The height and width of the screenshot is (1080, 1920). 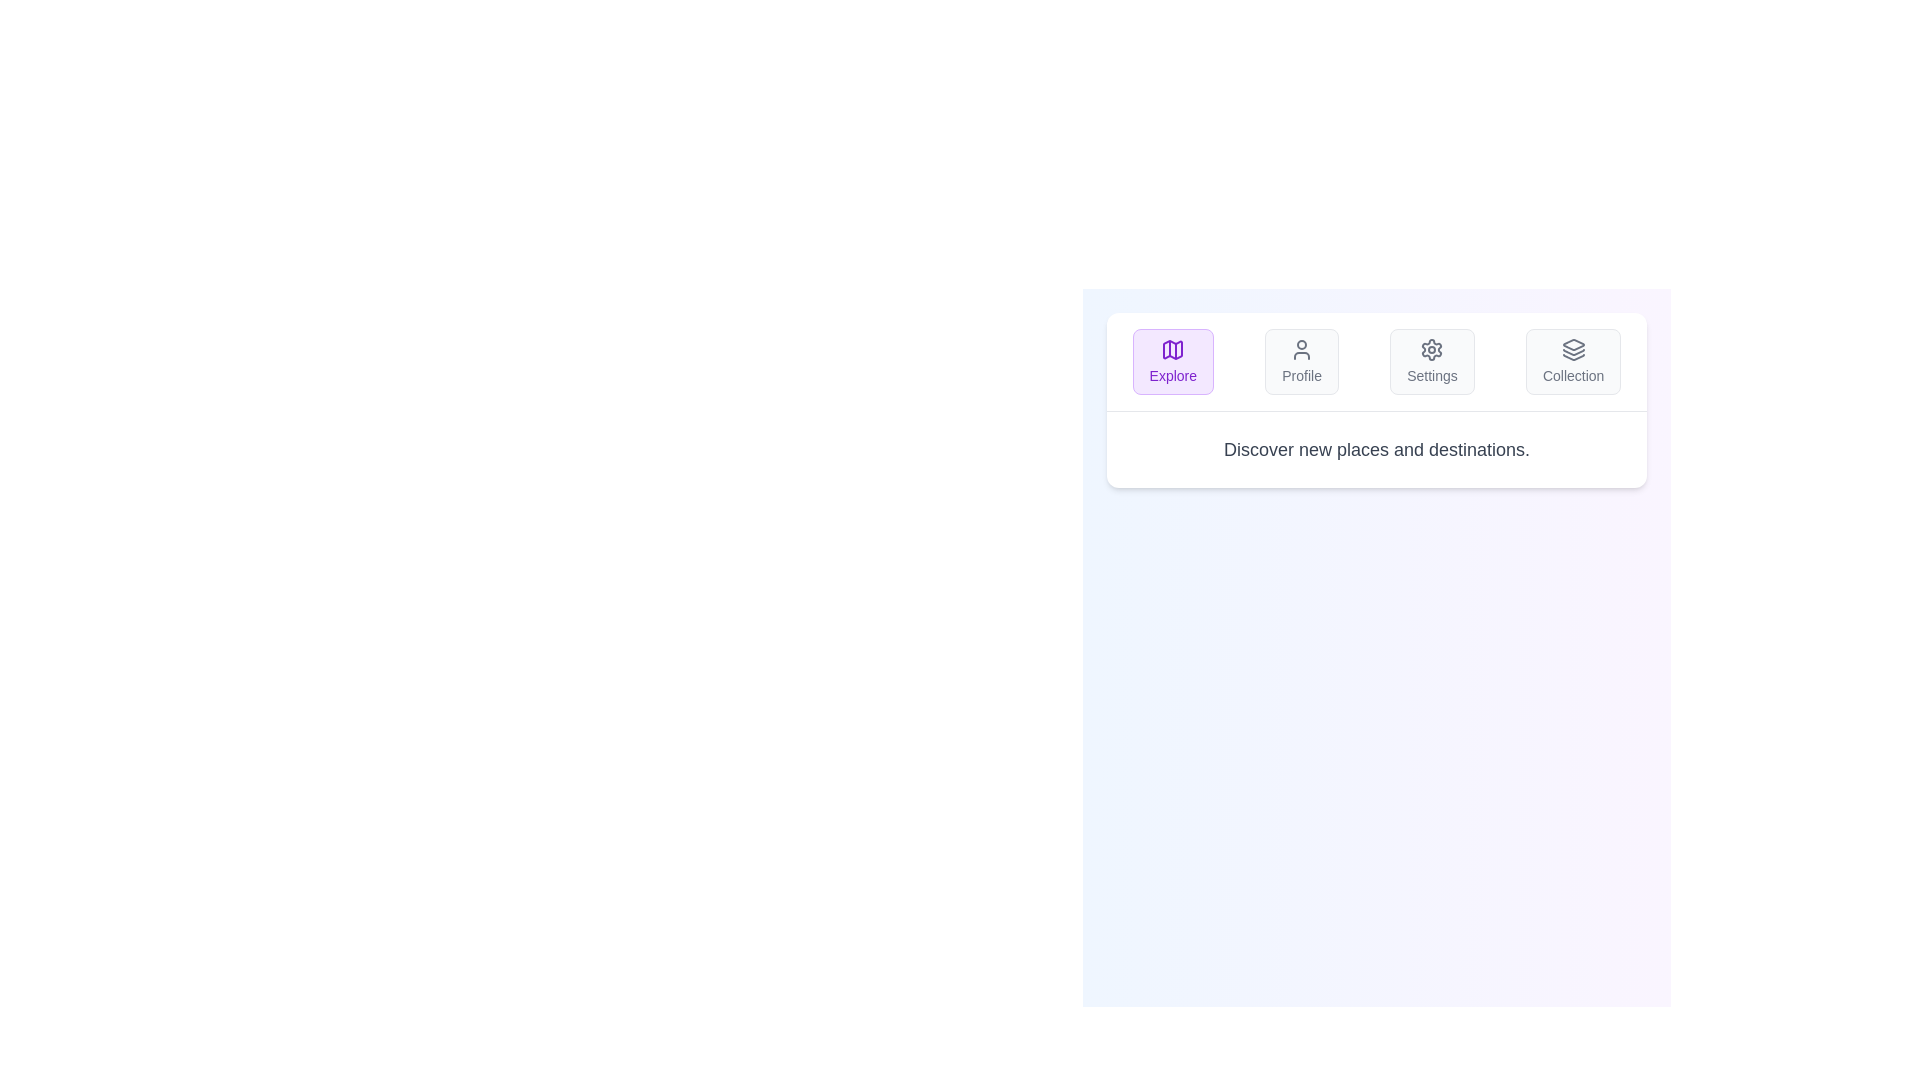 What do you see at coordinates (1572, 362) in the screenshot?
I see `the navigation button that leads to the 'Collection' section, which is the fourth button in a horizontal list, positioned to the far right next to the 'Settings' button` at bounding box center [1572, 362].